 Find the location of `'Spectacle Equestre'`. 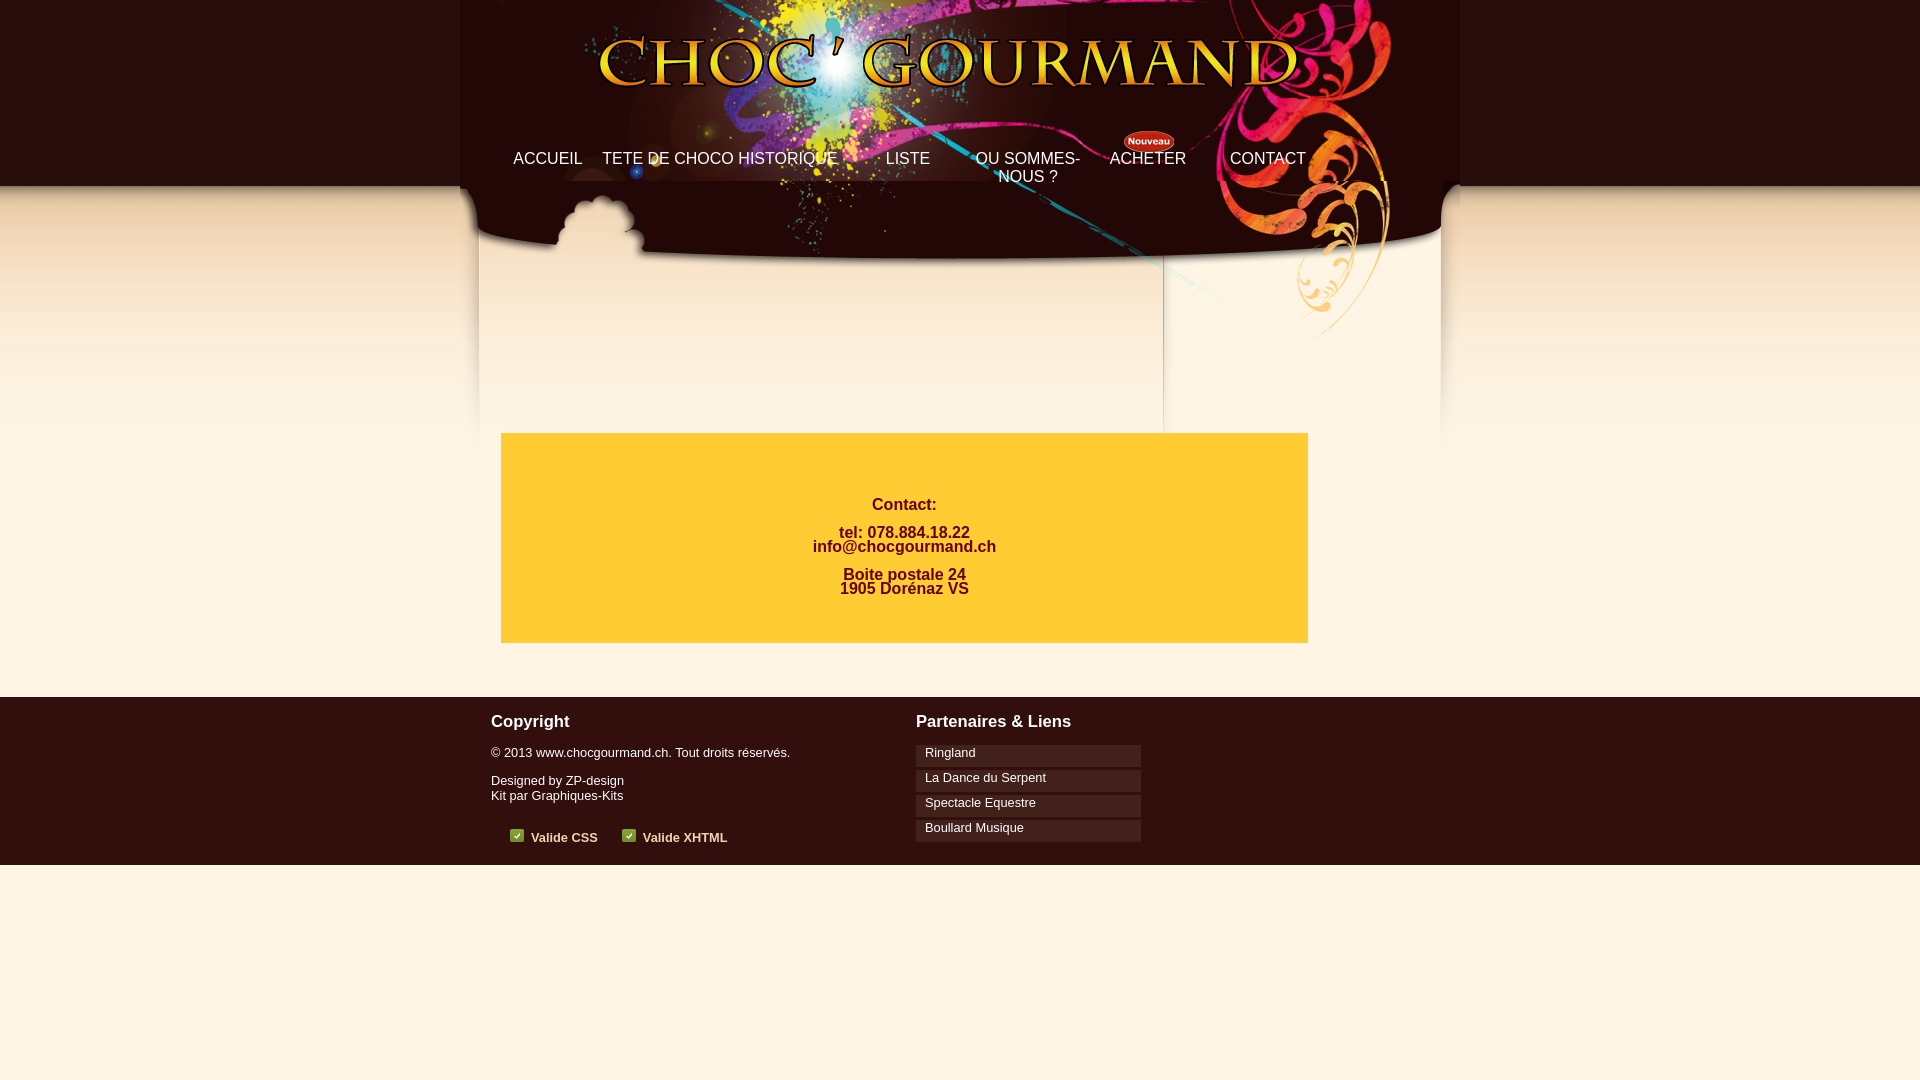

'Spectacle Equestre' is located at coordinates (975, 800).